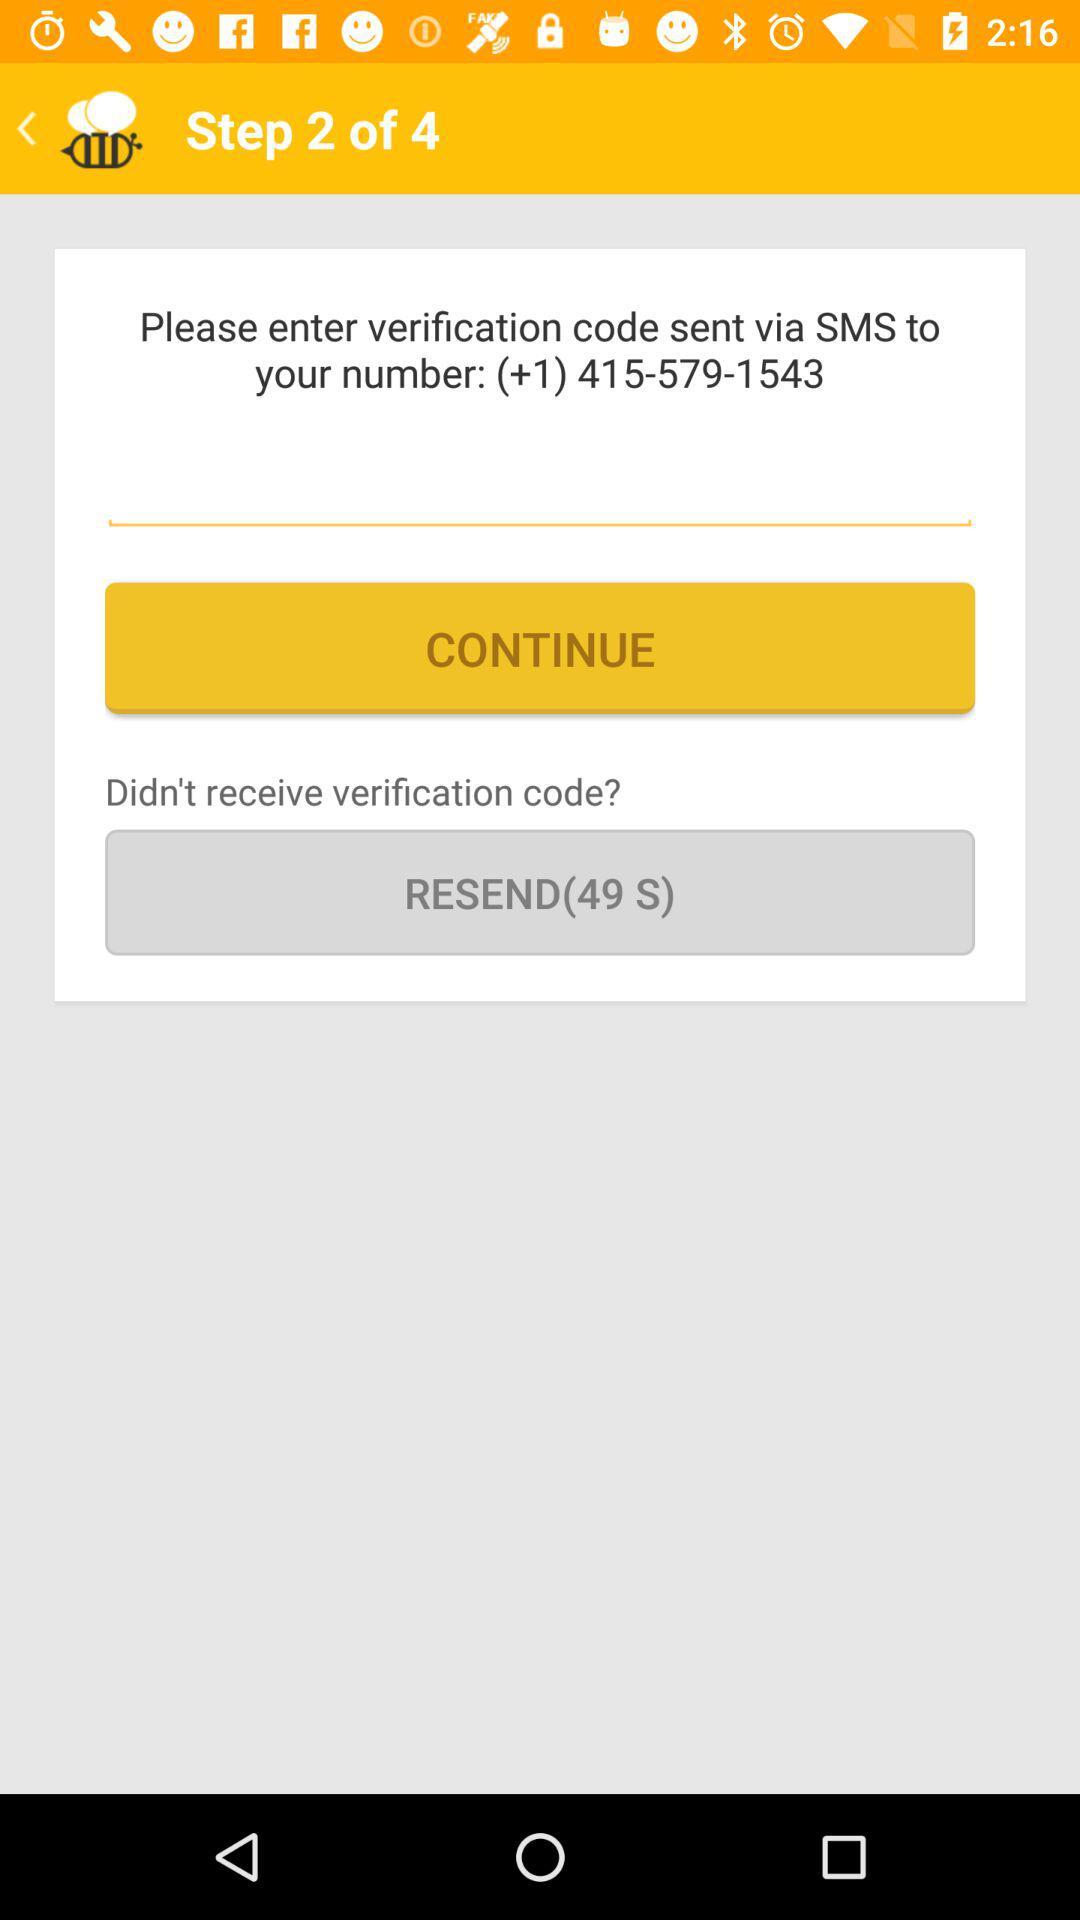 The image size is (1080, 1920). What do you see at coordinates (540, 648) in the screenshot?
I see `continue` at bounding box center [540, 648].